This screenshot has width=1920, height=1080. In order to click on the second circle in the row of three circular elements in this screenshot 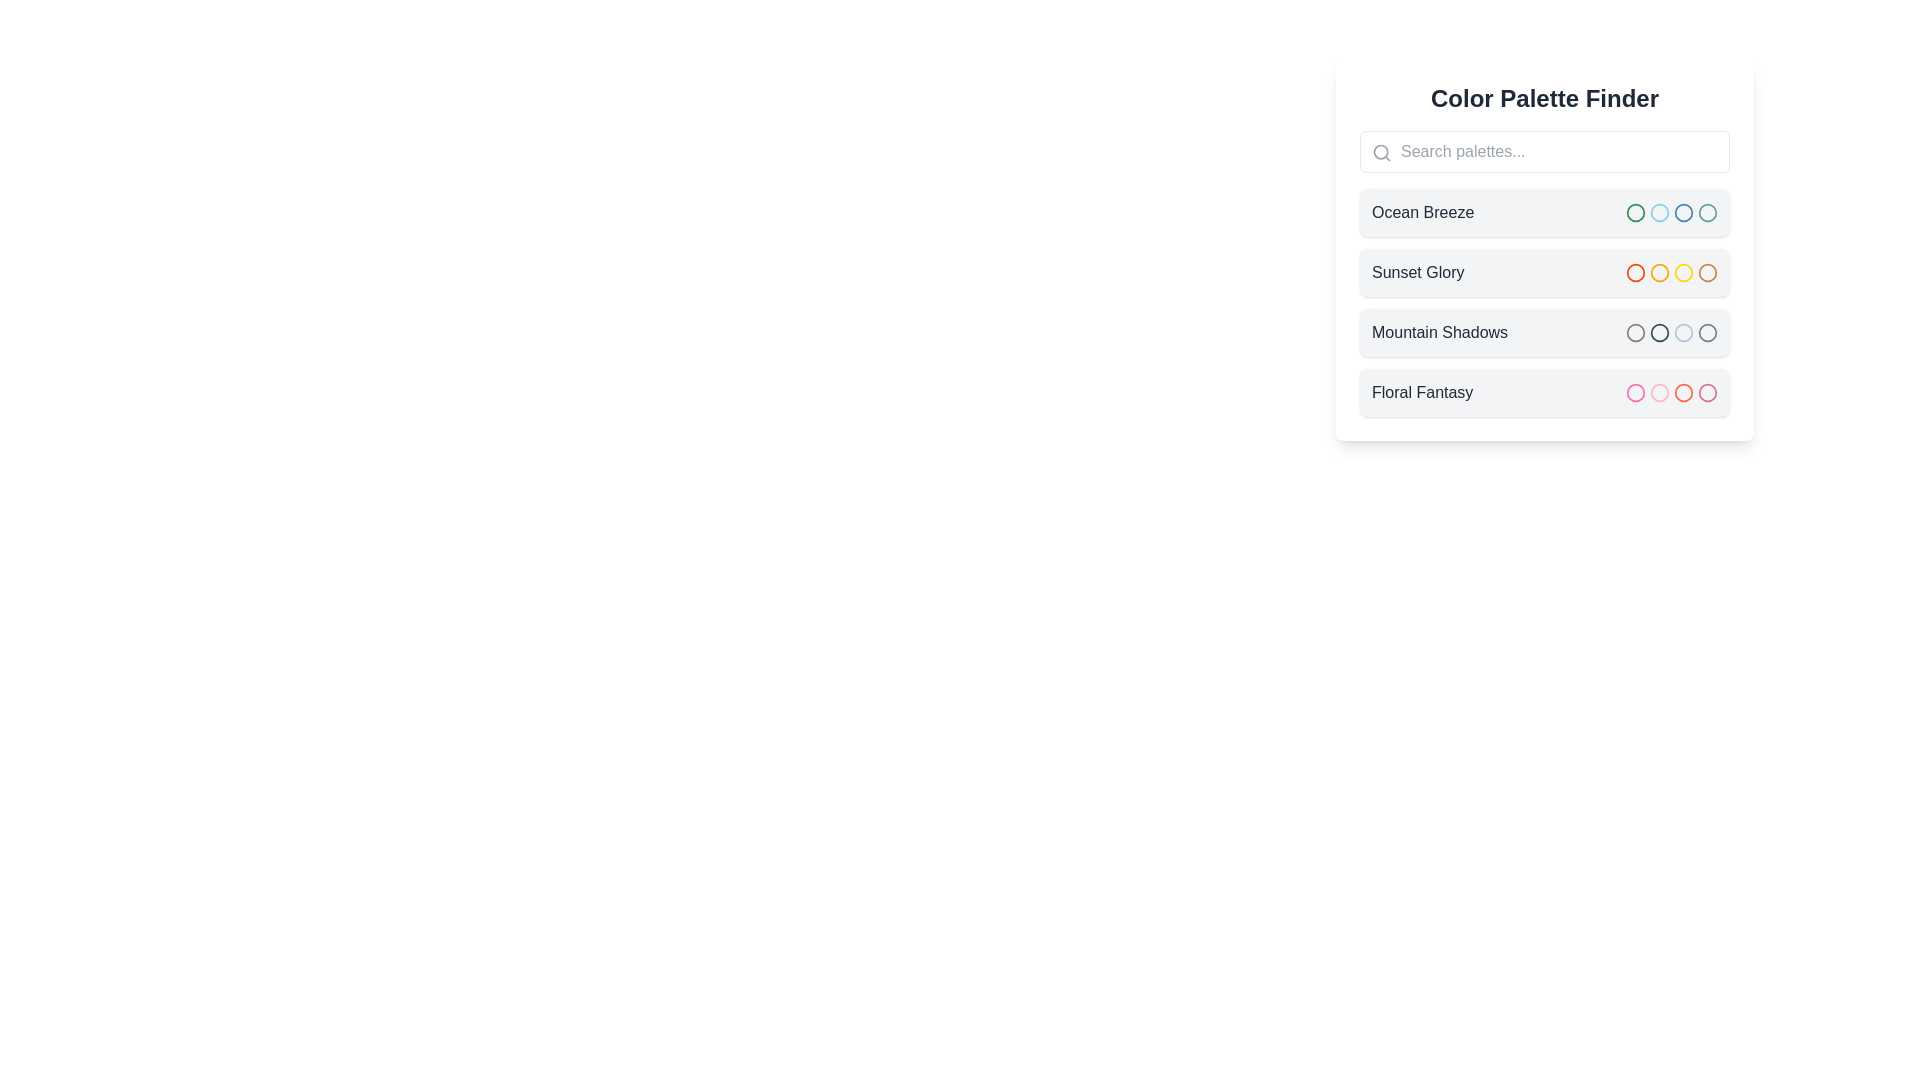, I will do `click(1660, 212)`.